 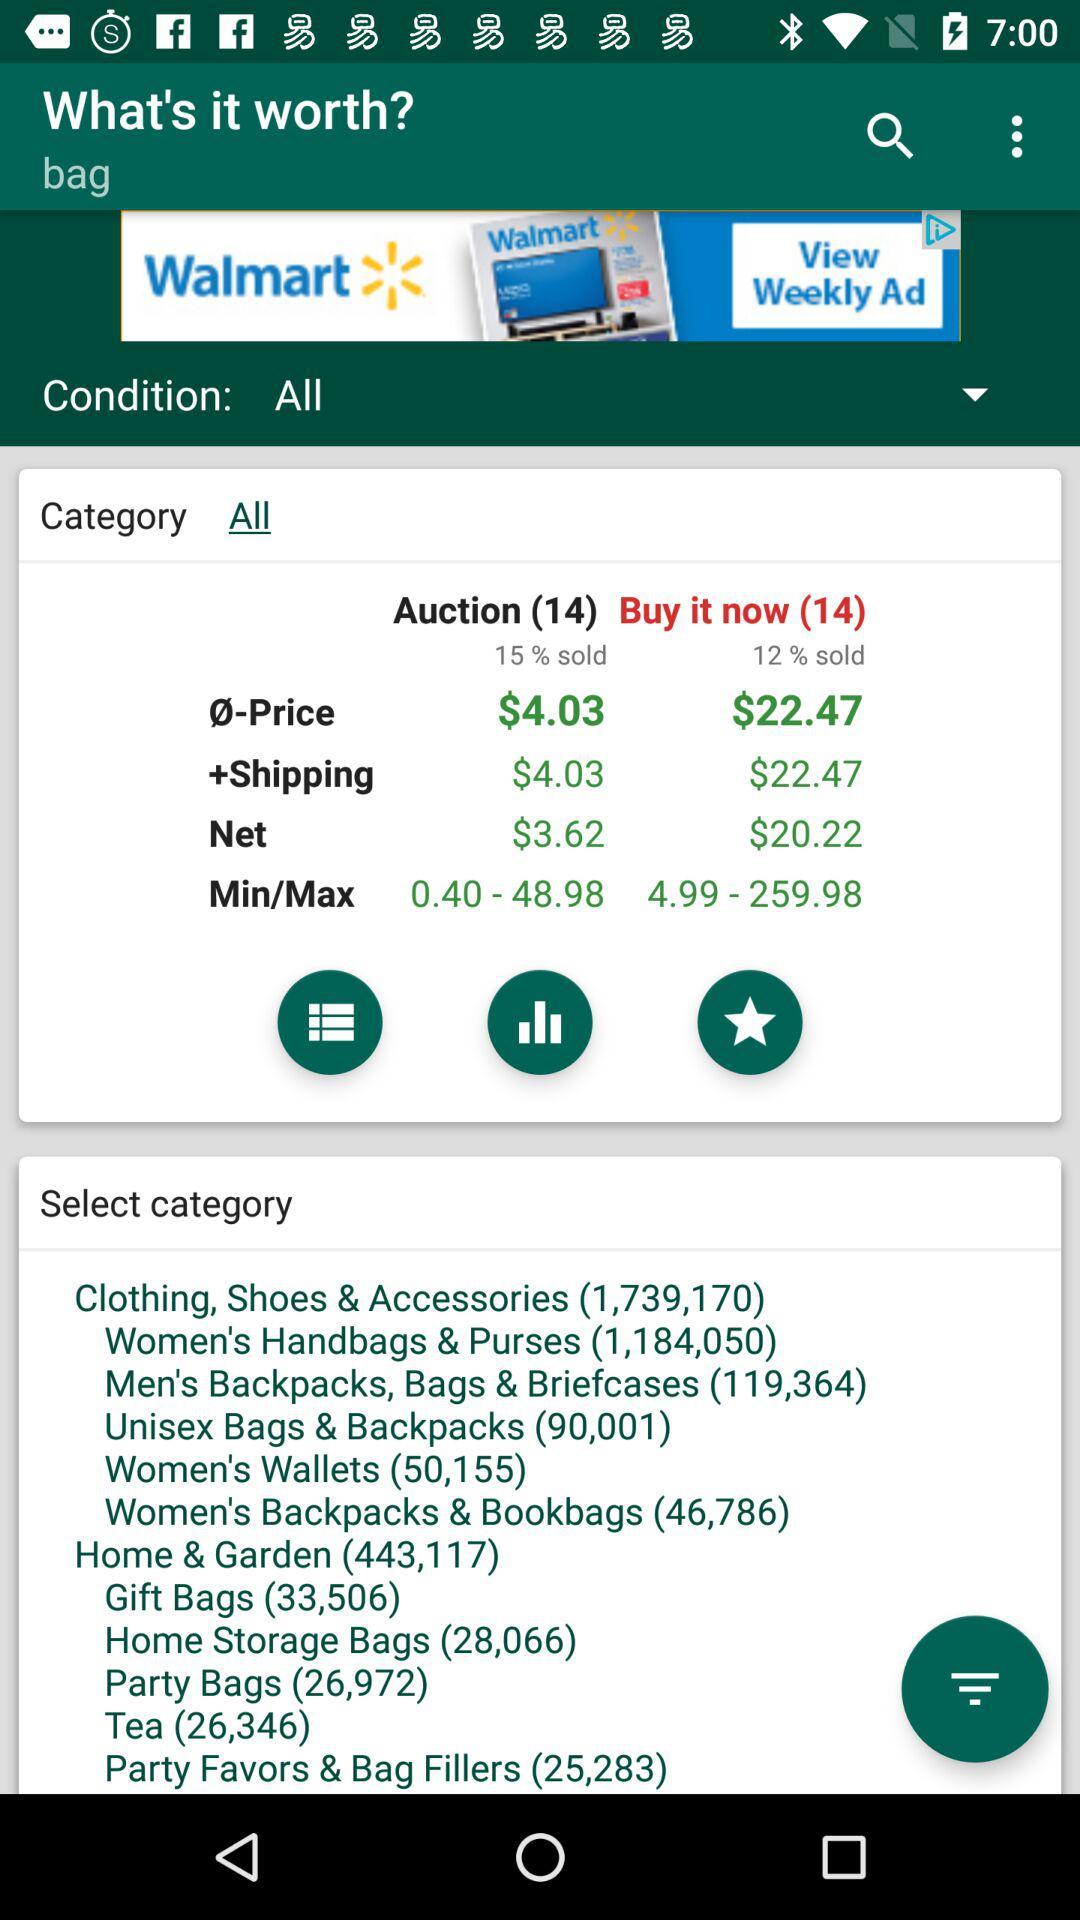 I want to click on the icon before star icon, so click(x=540, y=1022).